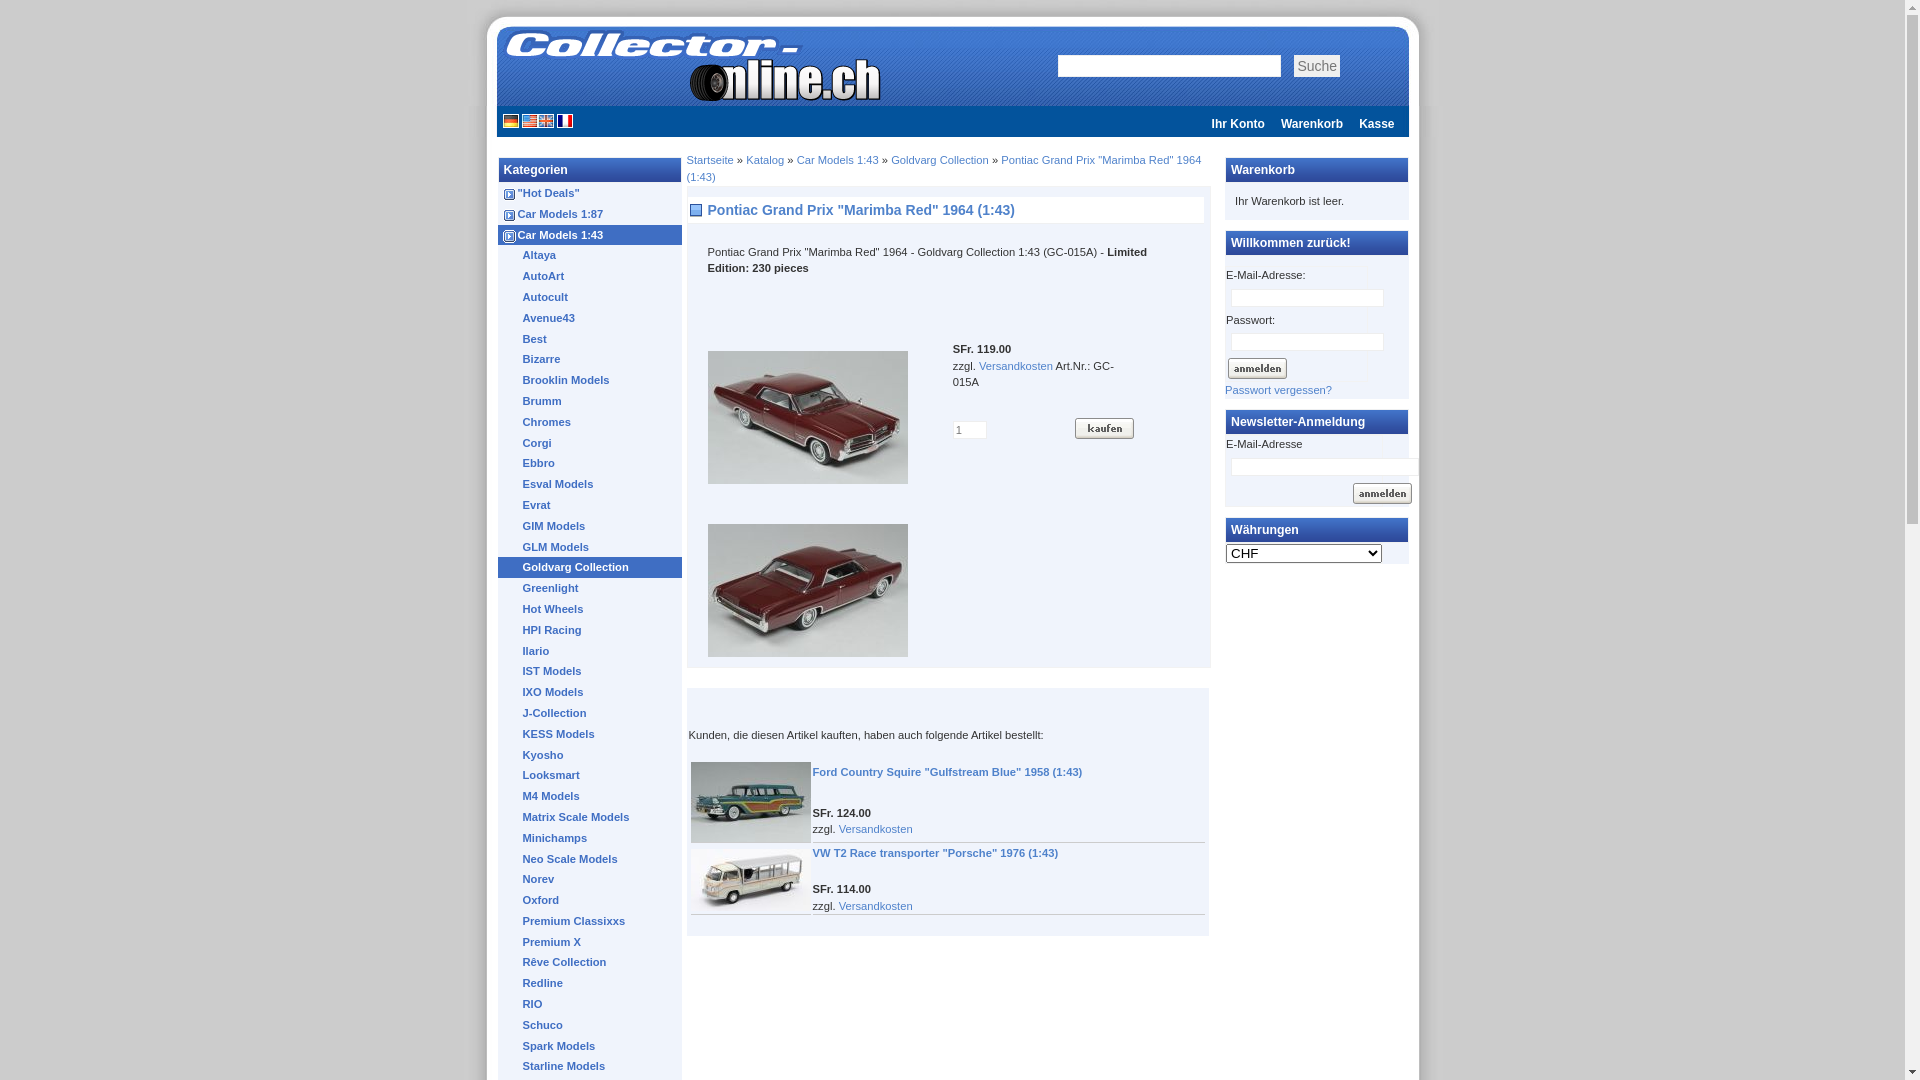  What do you see at coordinates (592, 421) in the screenshot?
I see `'Chromes'` at bounding box center [592, 421].